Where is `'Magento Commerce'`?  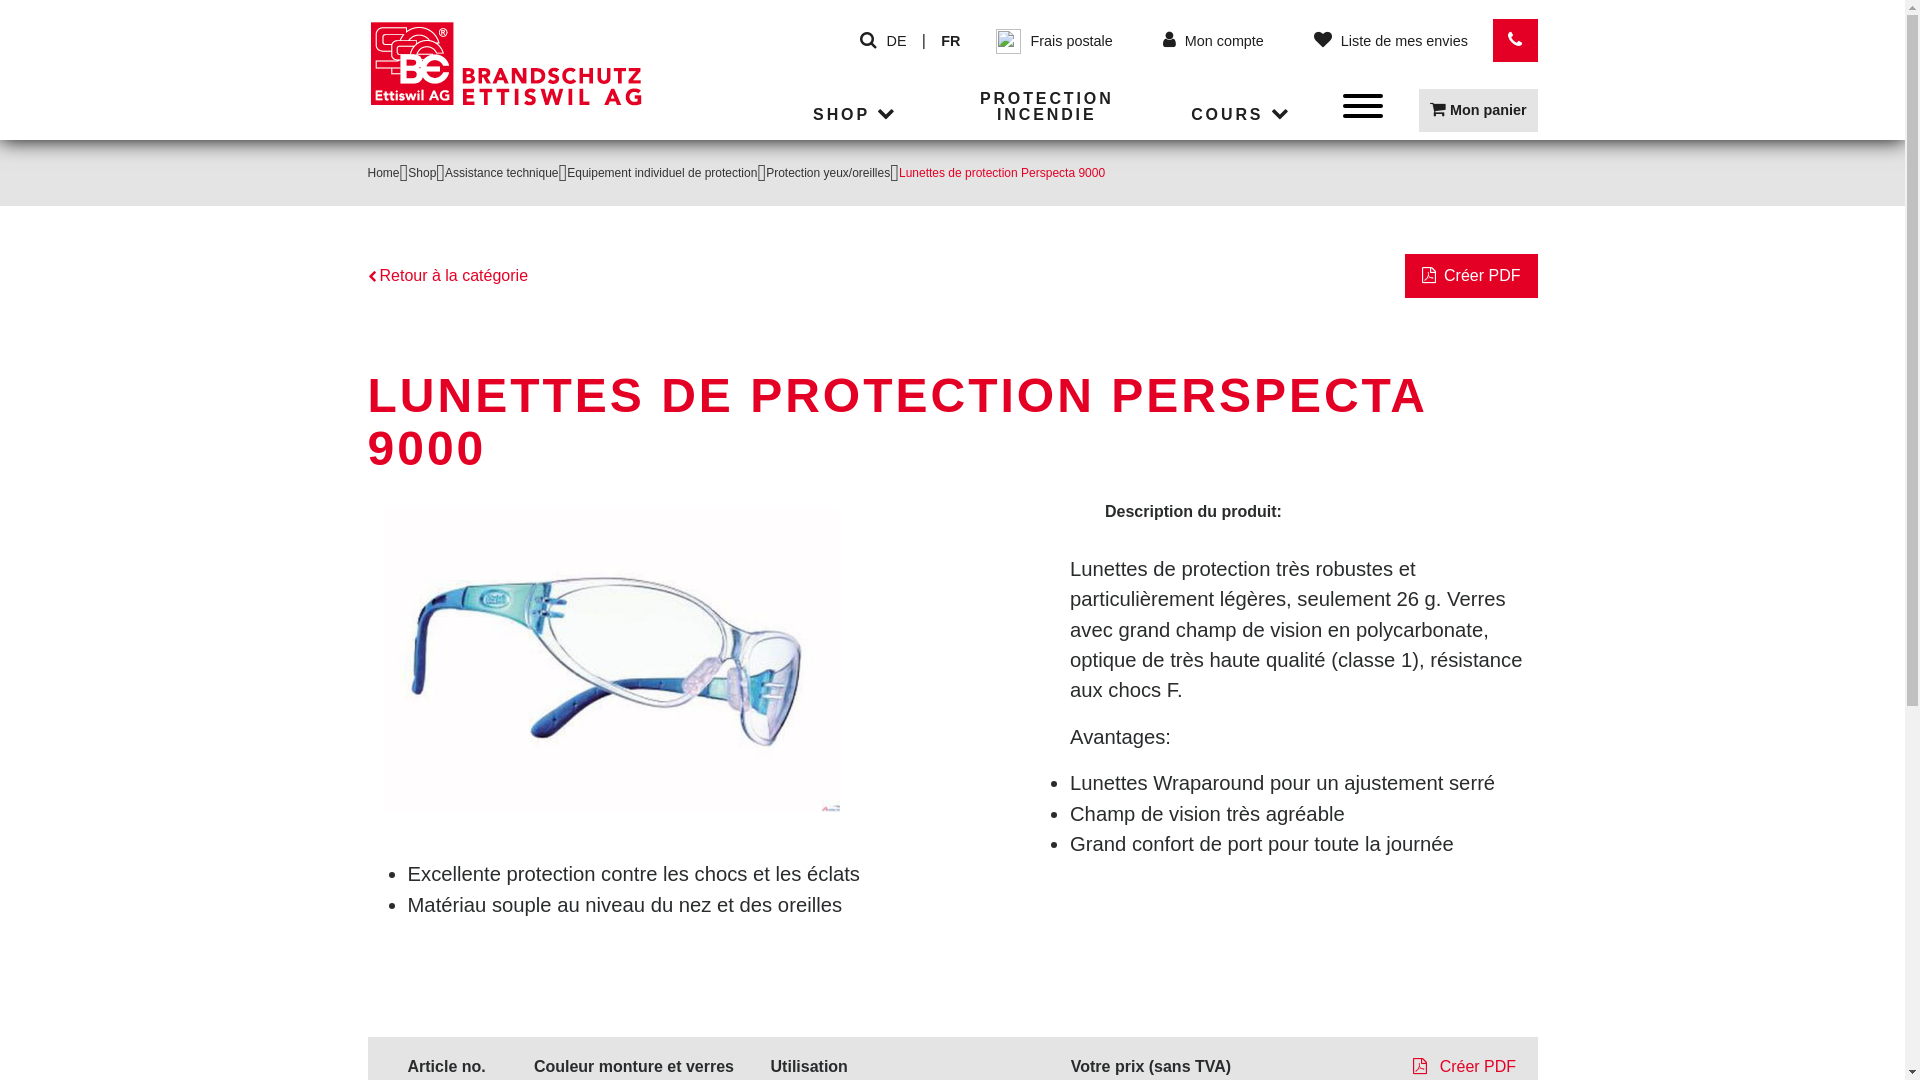
'Magento Commerce' is located at coordinates (368, 78).